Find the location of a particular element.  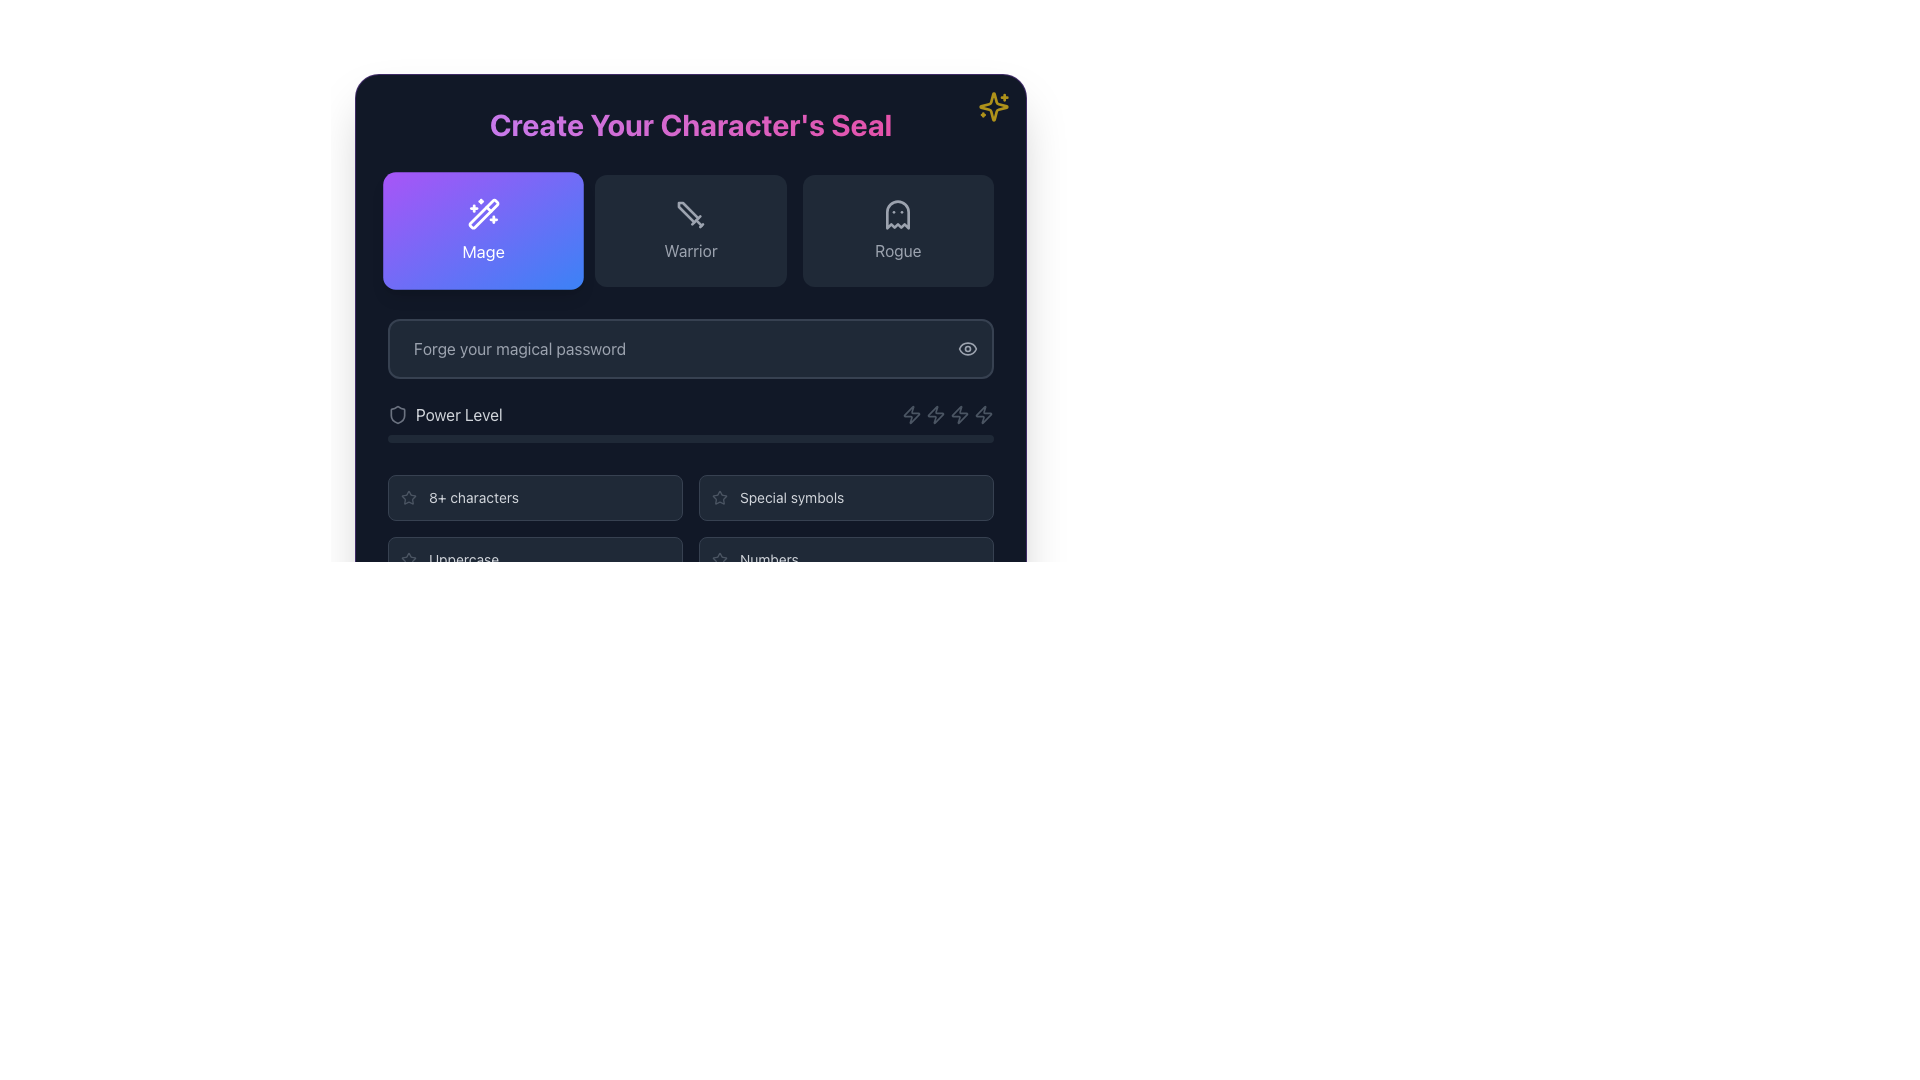

the 'Power Level' label which is positioned below the 'Forge your magical password' input field and features a shield icon next to the text is located at coordinates (444, 414).